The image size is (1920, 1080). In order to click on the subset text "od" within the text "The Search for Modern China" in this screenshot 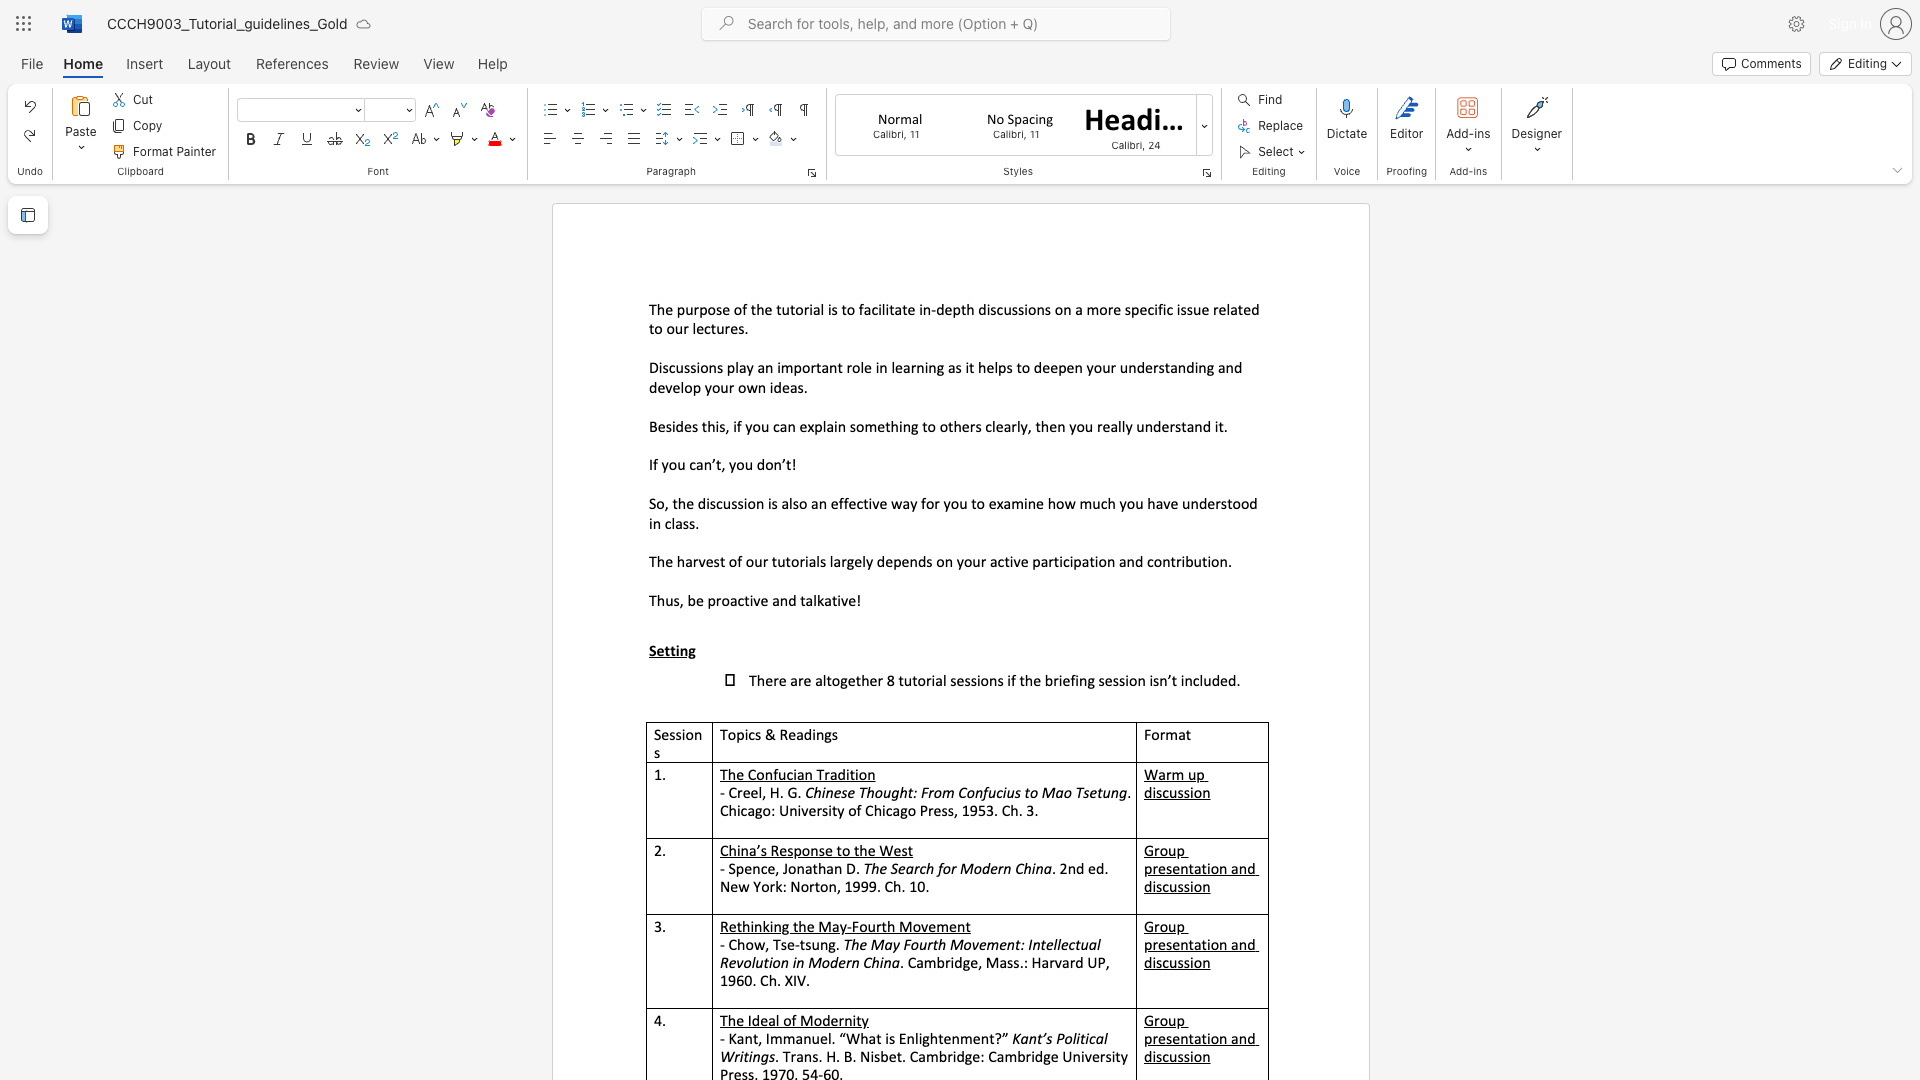, I will do `click(973, 867)`.